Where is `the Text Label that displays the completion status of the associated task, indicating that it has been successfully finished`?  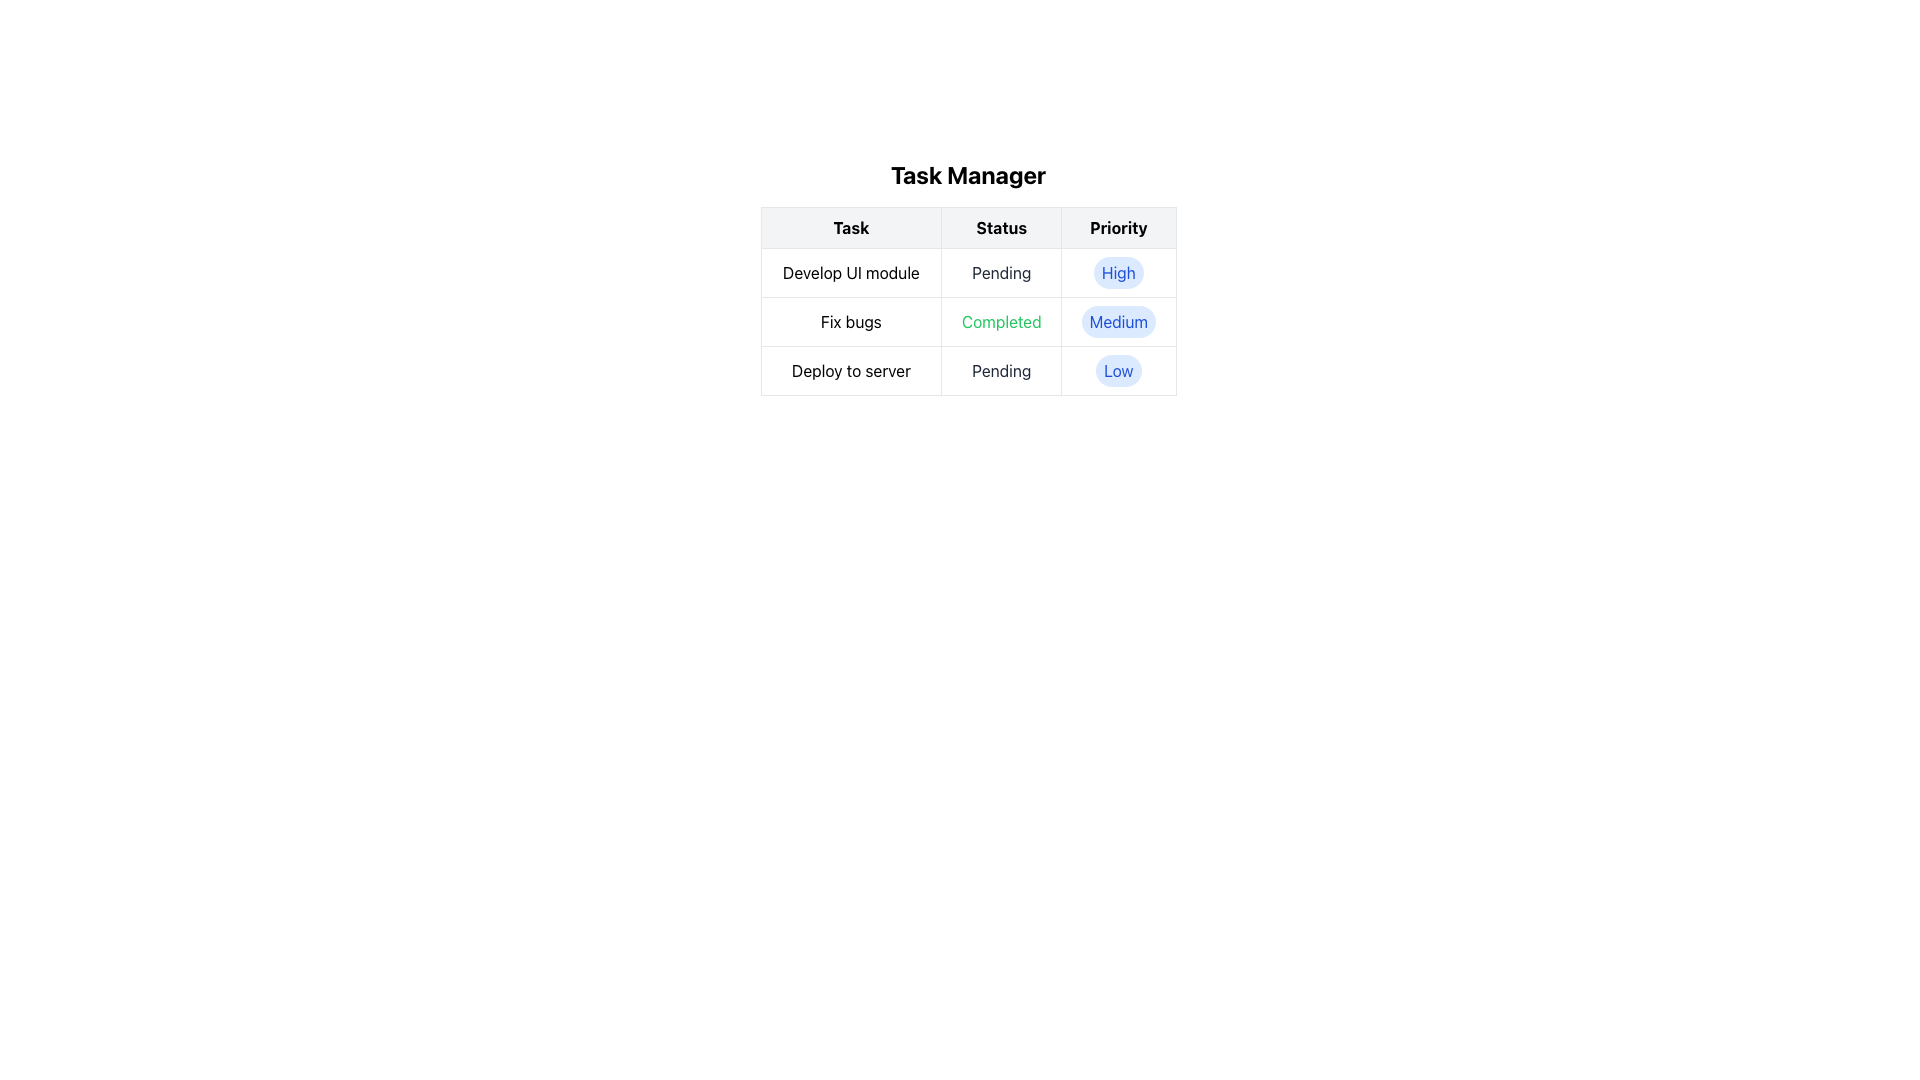 the Text Label that displays the completion status of the associated task, indicating that it has been successfully finished is located at coordinates (1001, 320).